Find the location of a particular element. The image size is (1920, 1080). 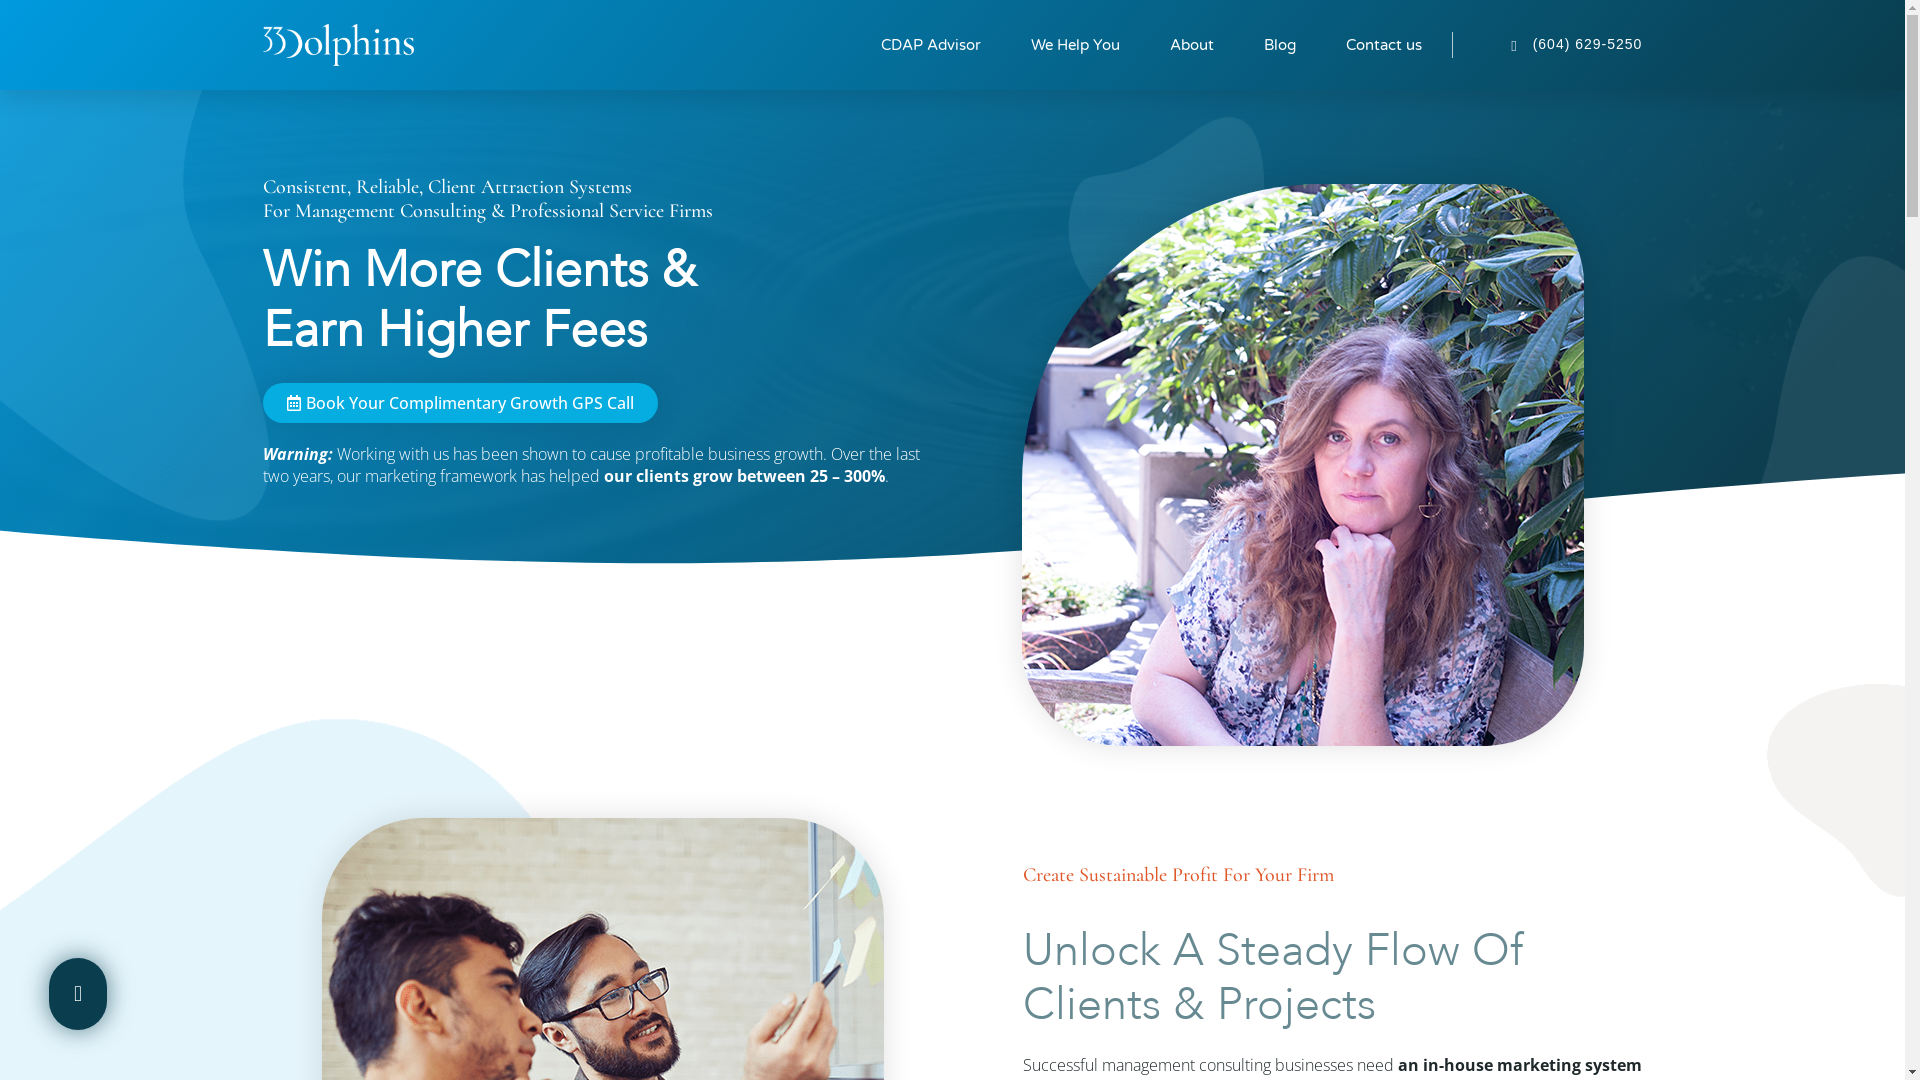

'We Help You' is located at coordinates (1074, 45).